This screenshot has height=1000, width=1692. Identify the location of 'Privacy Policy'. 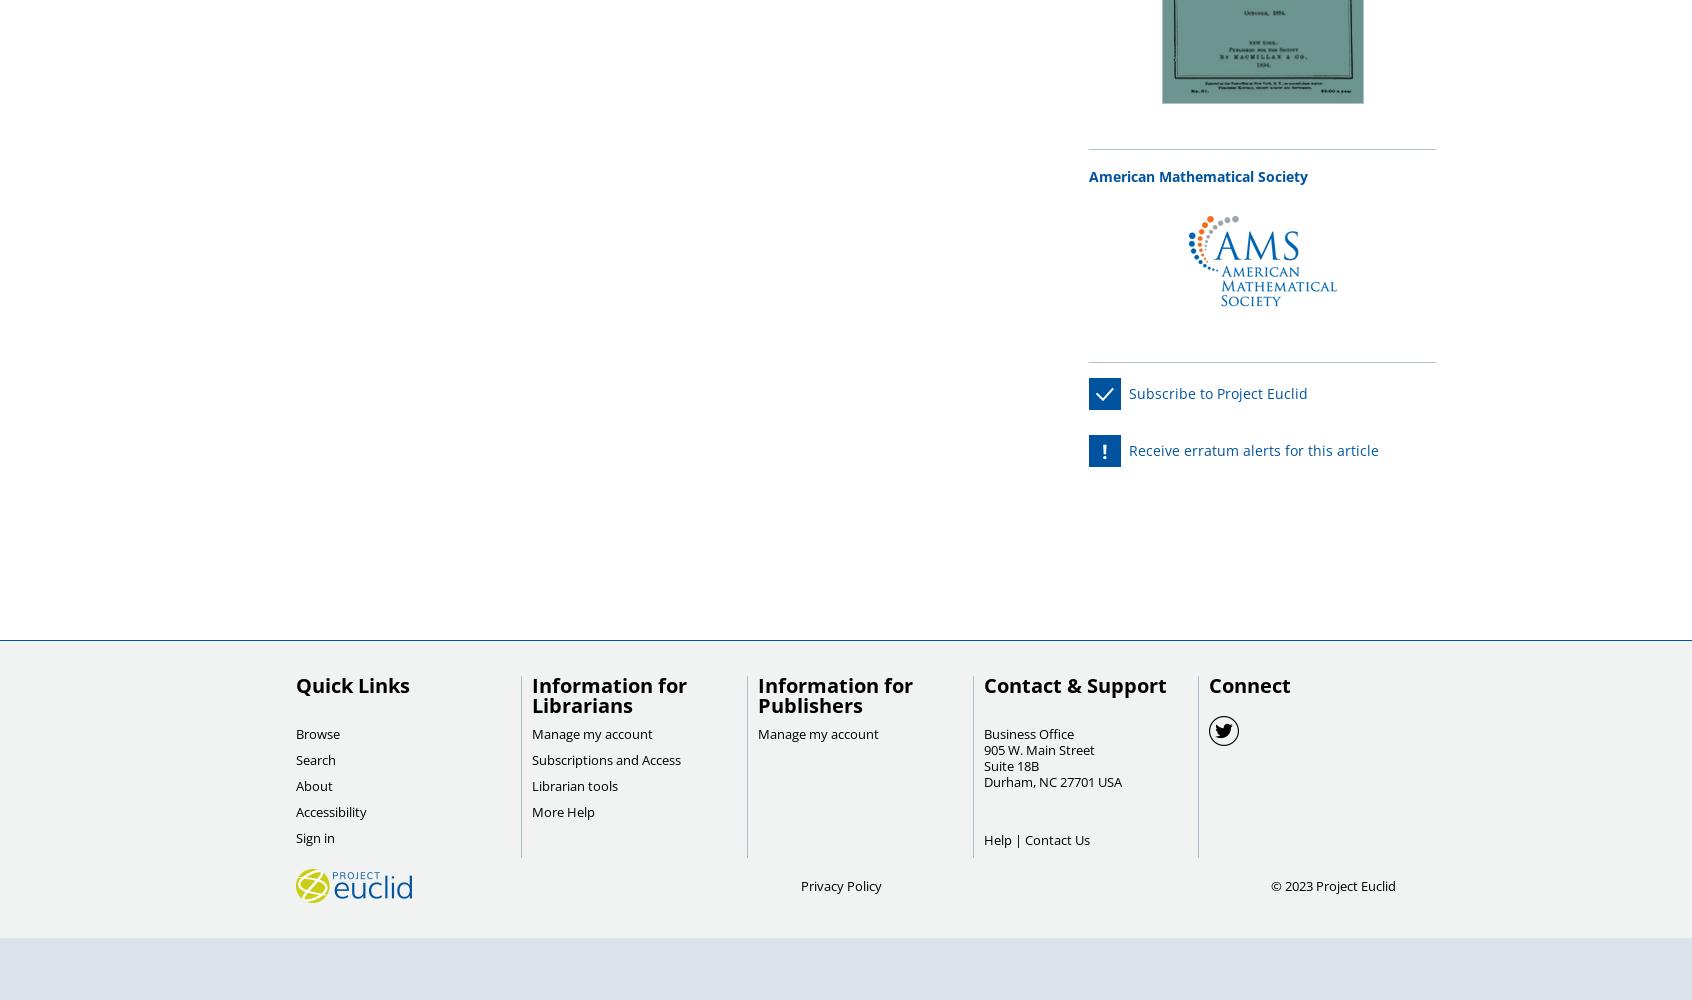
(800, 885).